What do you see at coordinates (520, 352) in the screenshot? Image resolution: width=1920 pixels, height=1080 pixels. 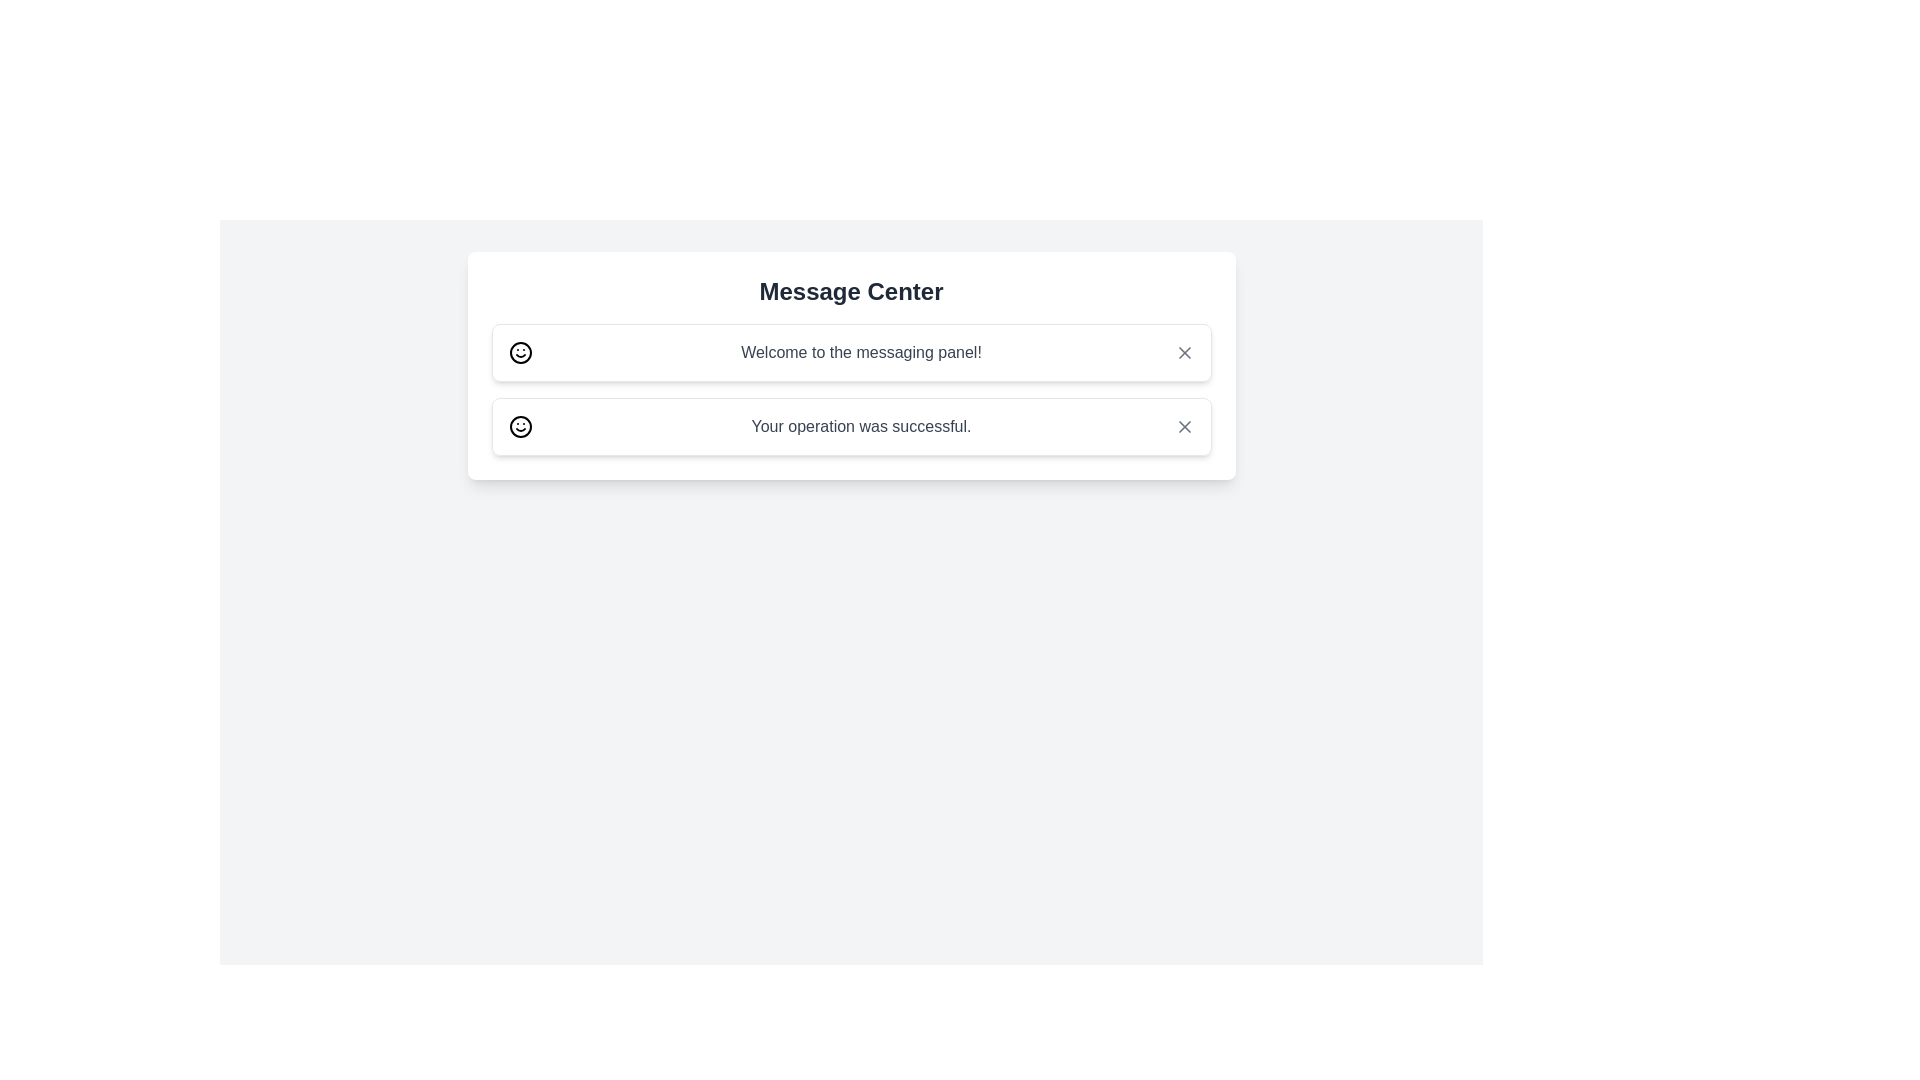 I see `the blue smiley face SVG icon located to the left of the text 'Welcome to the messaging panel!' in the top row of the card` at bounding box center [520, 352].